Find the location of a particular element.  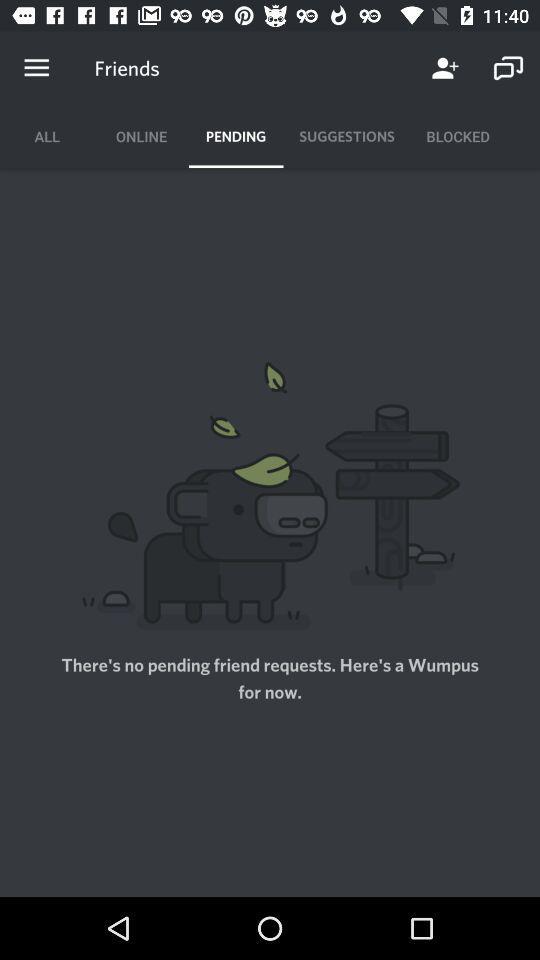

the icon next to friends item is located at coordinates (36, 68).